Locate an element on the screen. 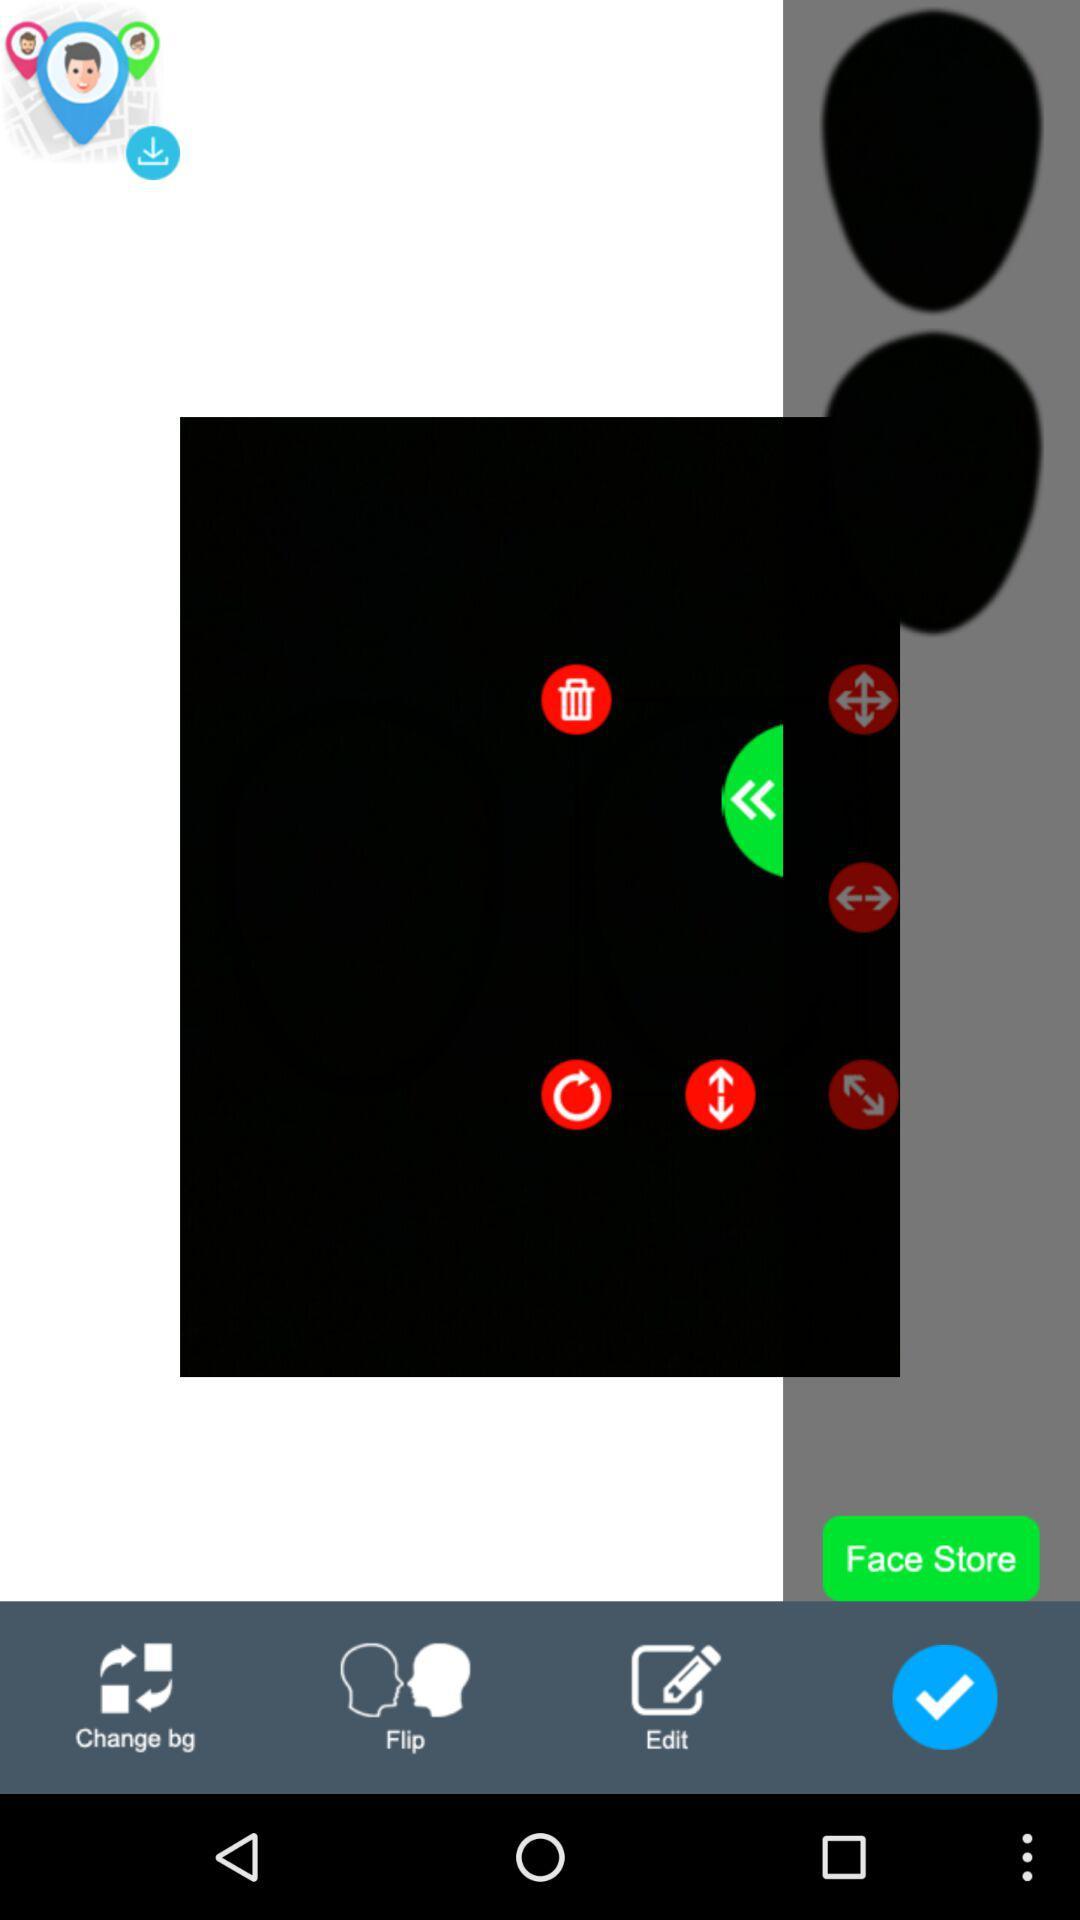 This screenshot has height=1920, width=1080. go back is located at coordinates (752, 800).